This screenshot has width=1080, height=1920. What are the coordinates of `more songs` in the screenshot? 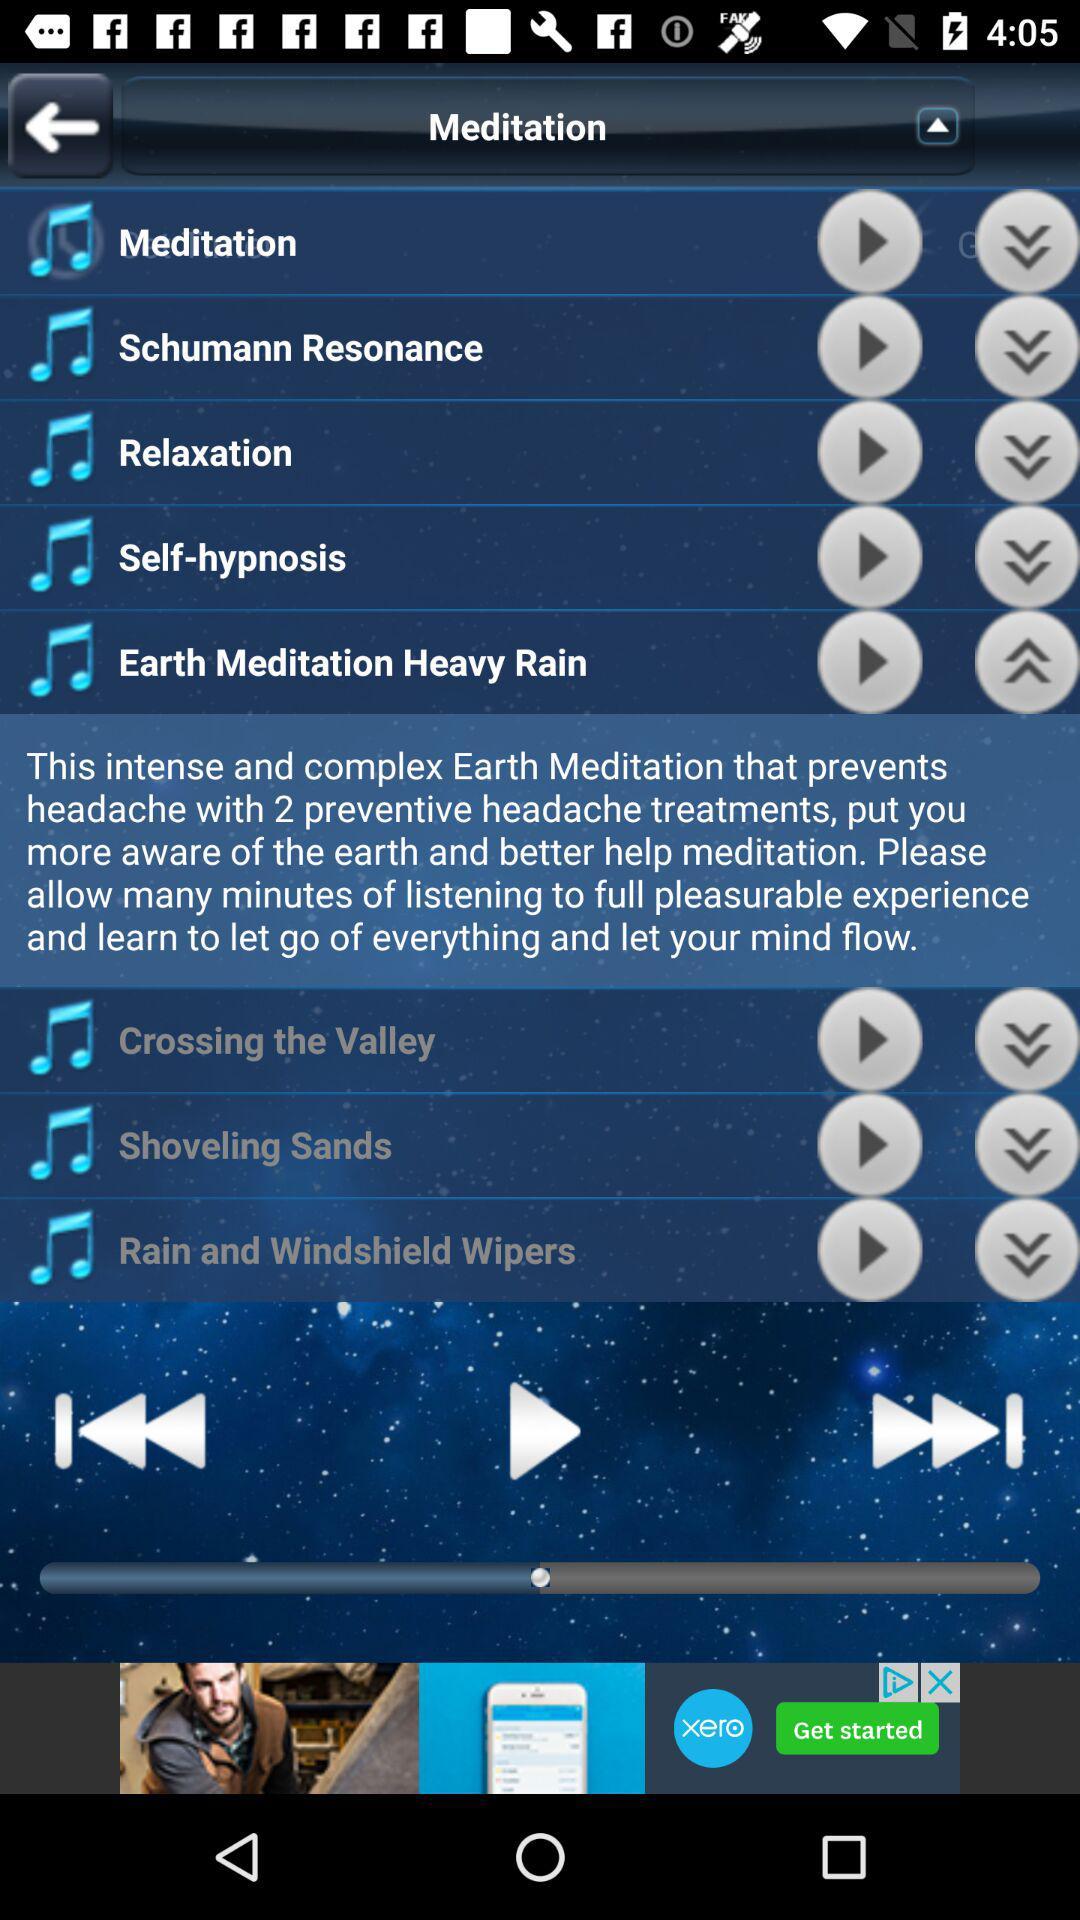 It's located at (1027, 1144).